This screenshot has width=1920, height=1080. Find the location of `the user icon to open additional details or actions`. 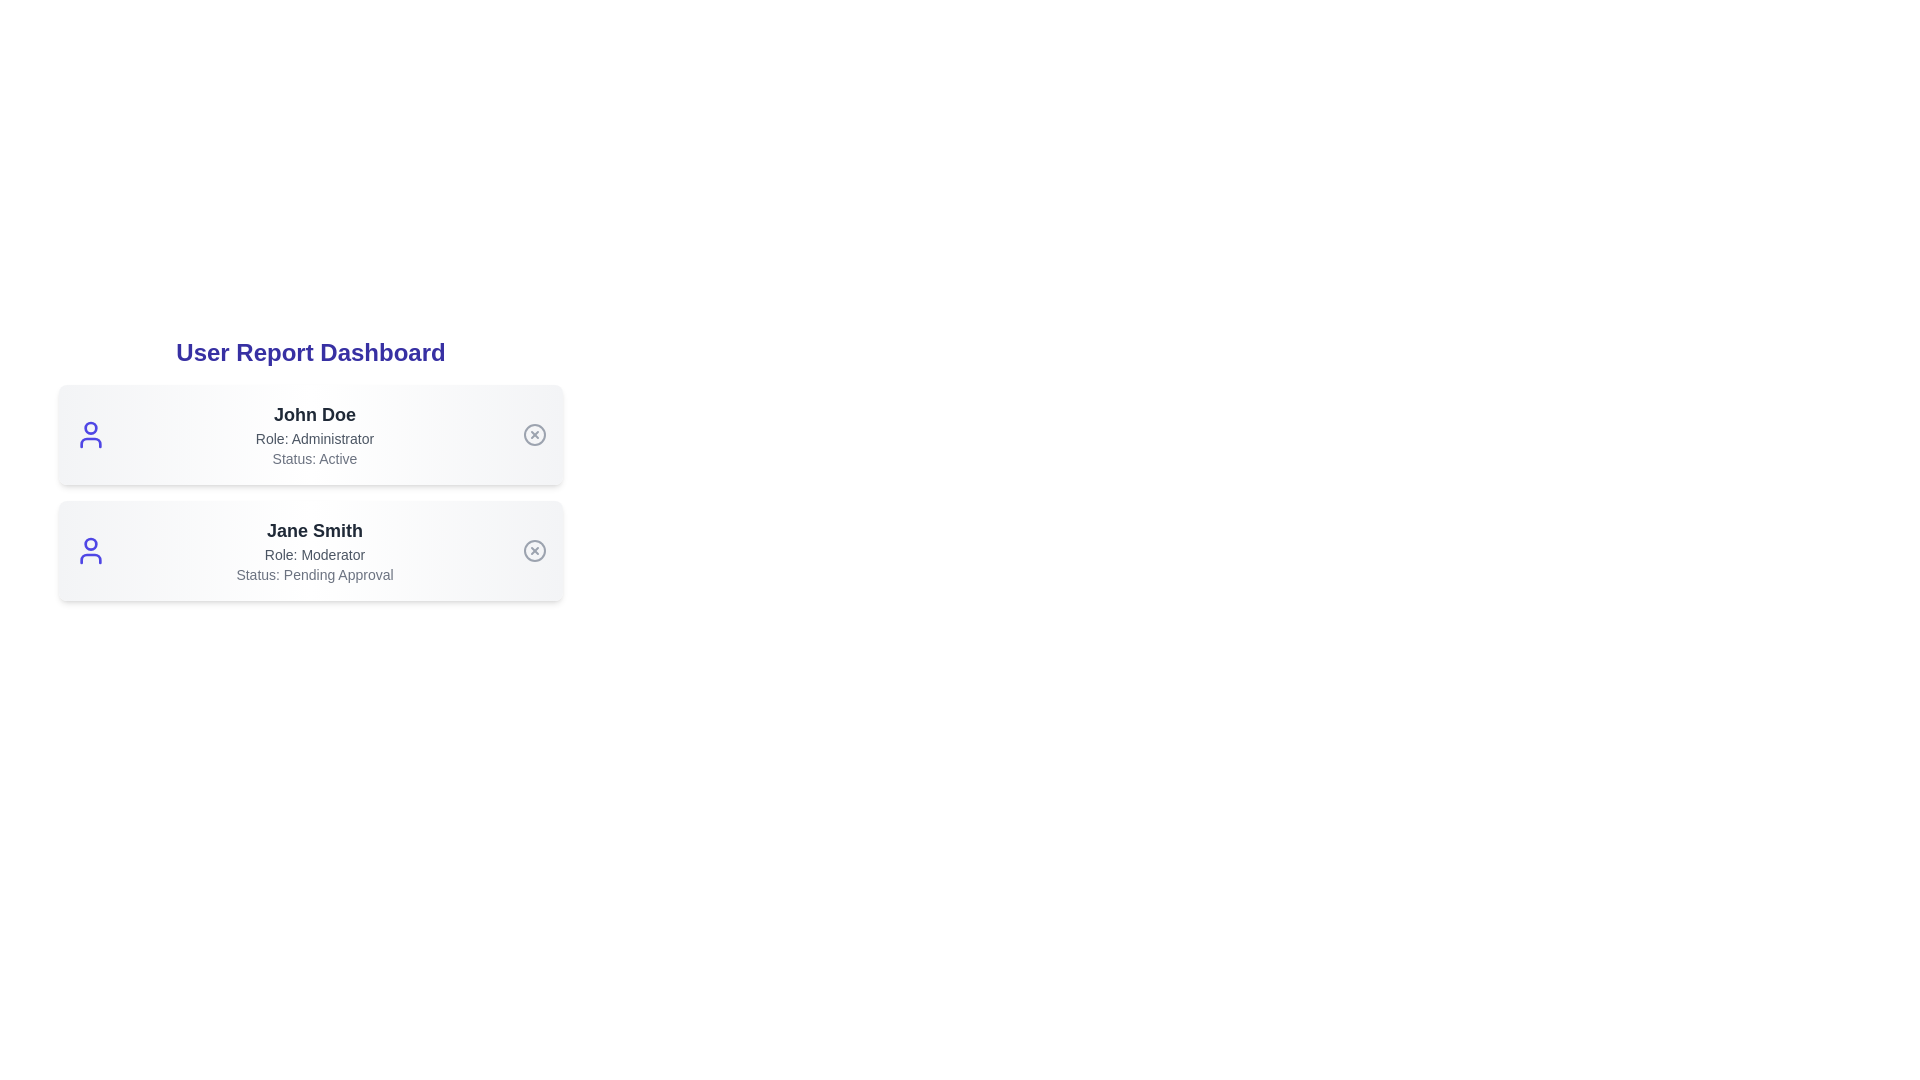

the user icon to open additional details or actions is located at coordinates (90, 434).